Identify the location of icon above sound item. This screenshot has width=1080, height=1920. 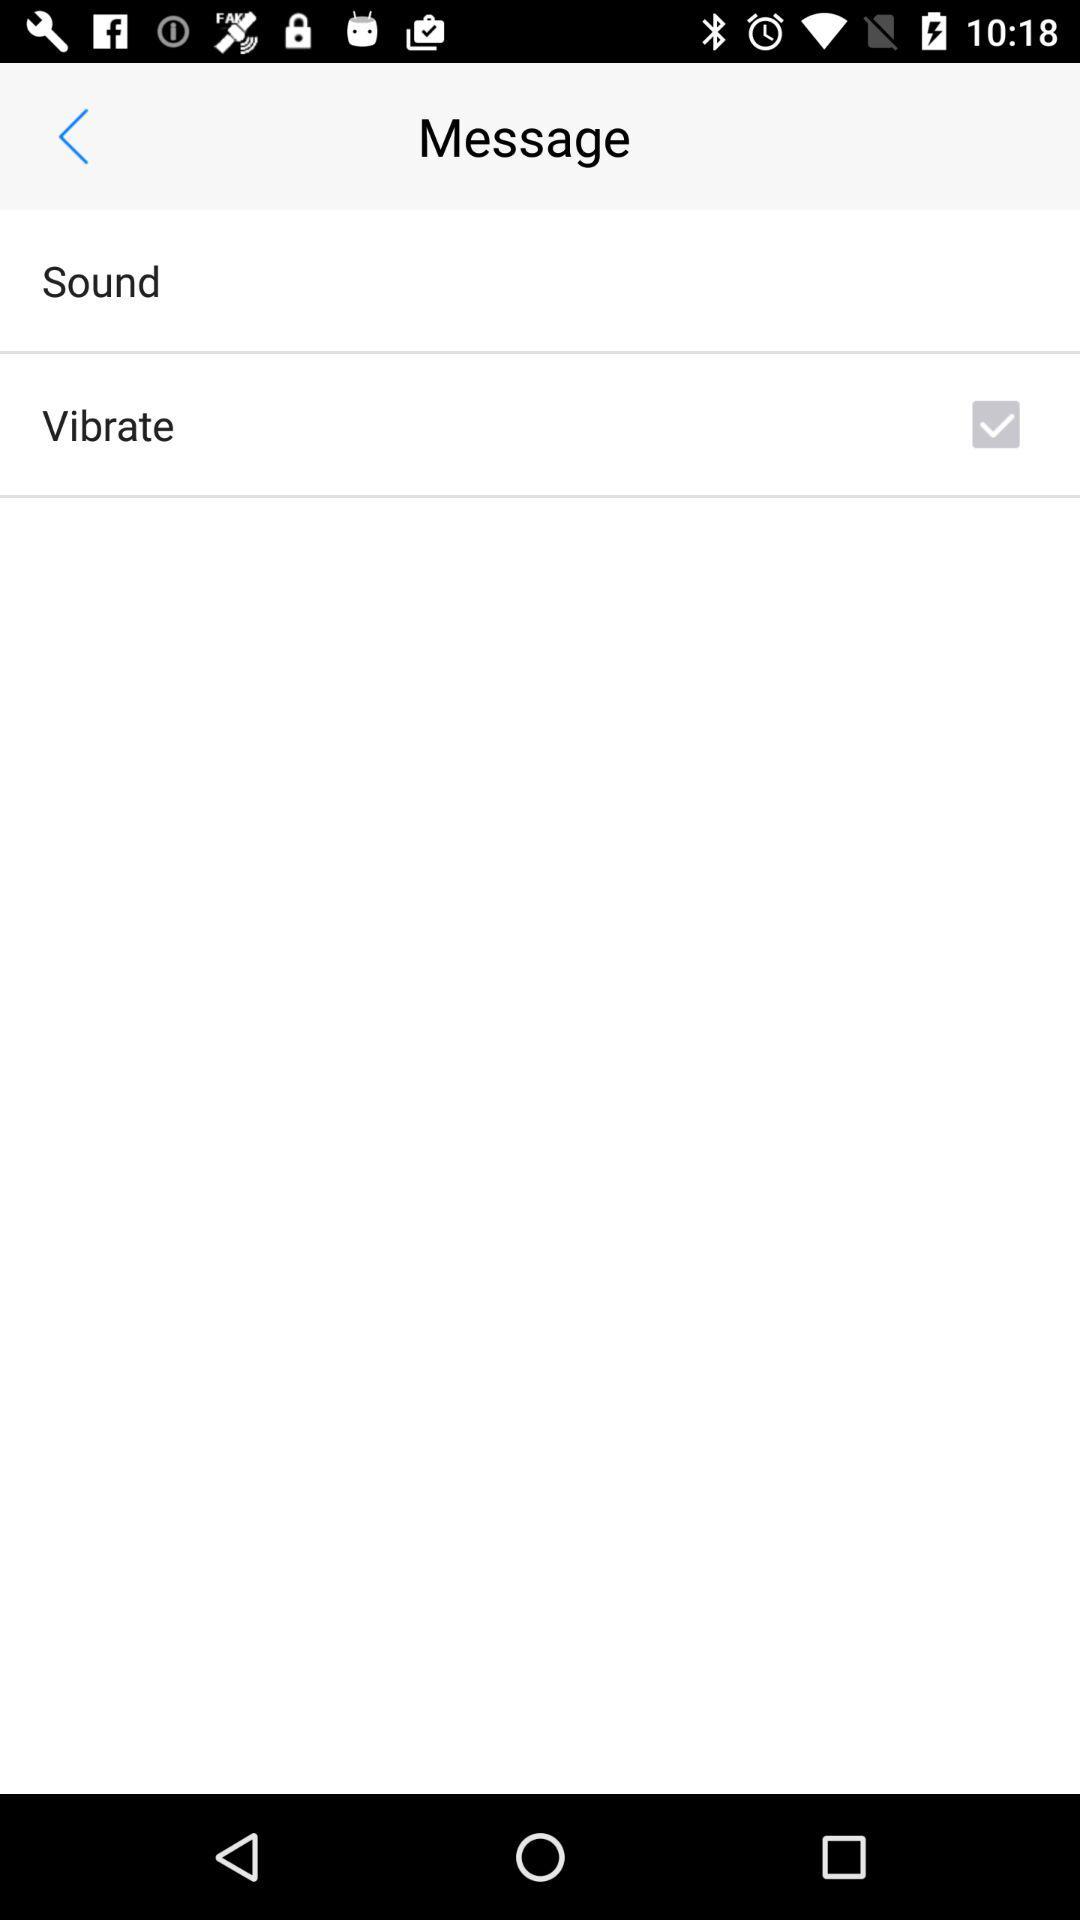
(72, 135).